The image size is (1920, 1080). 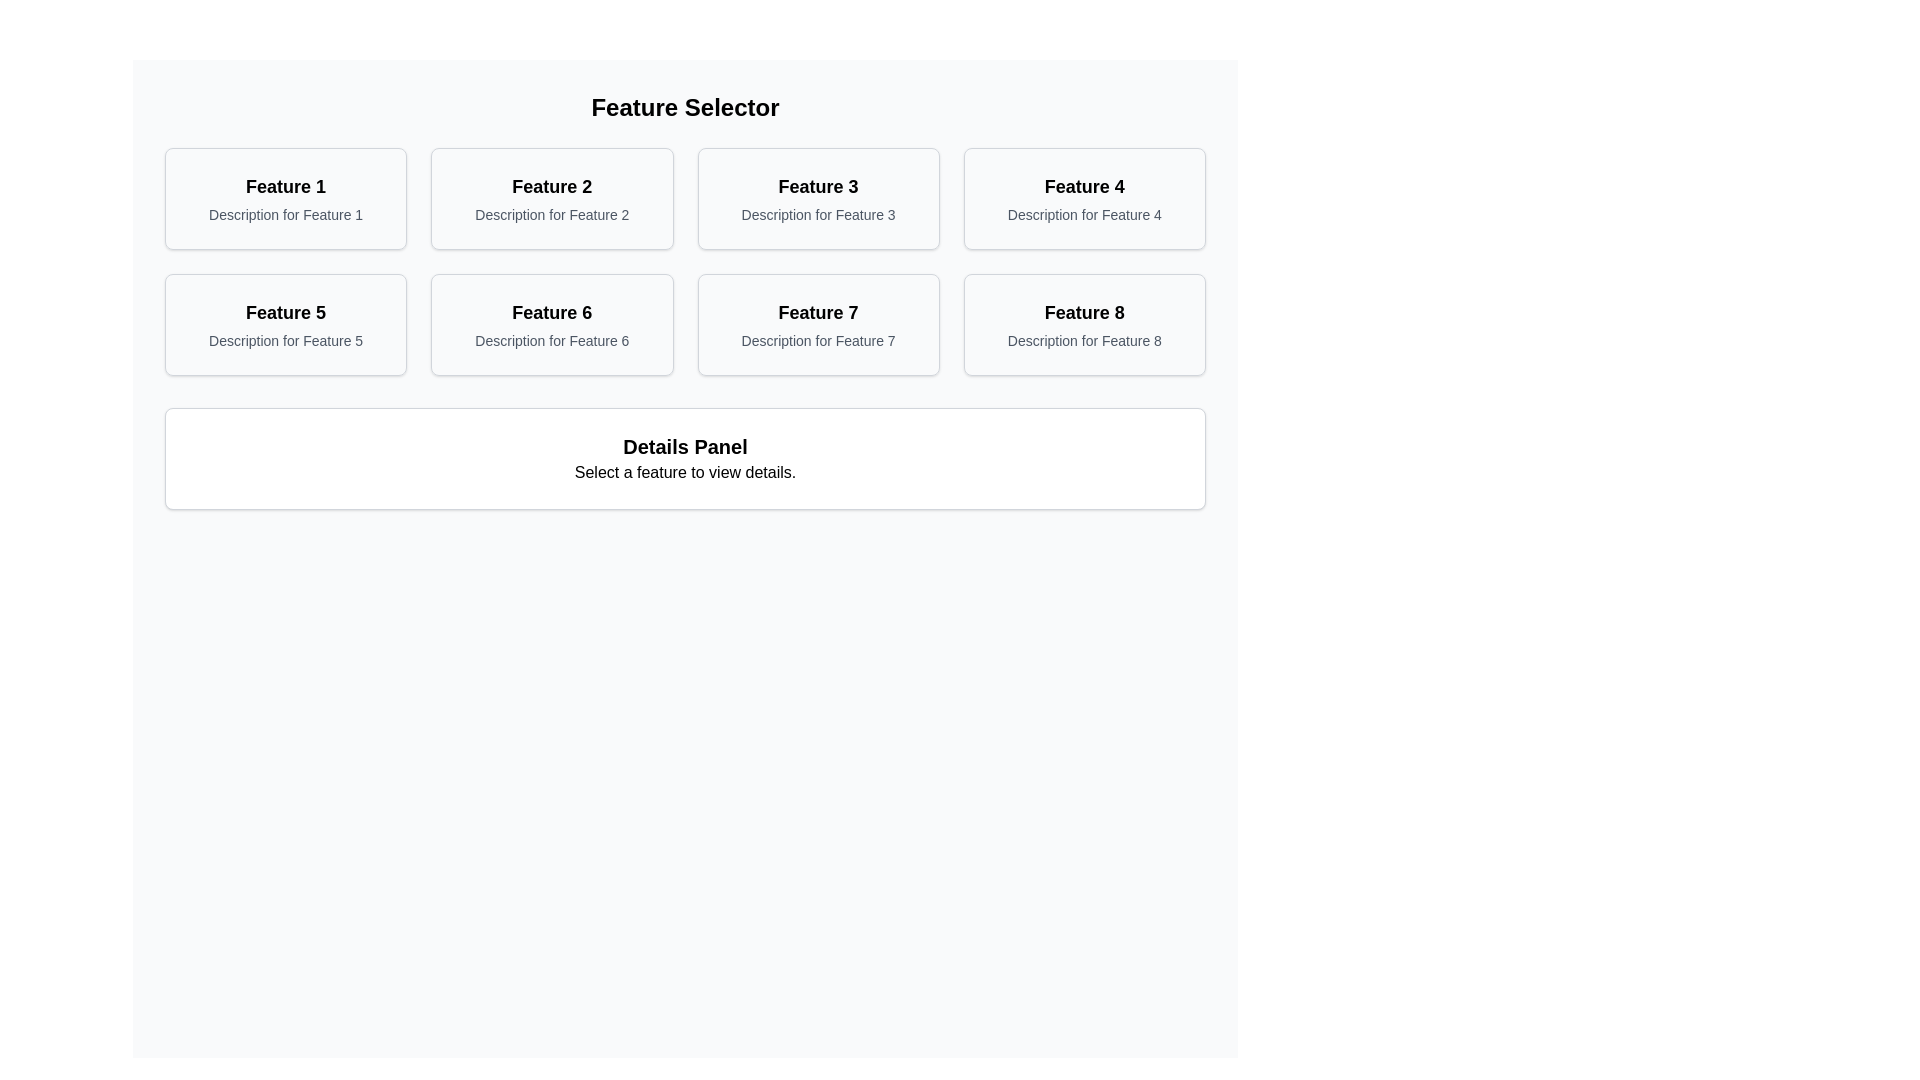 What do you see at coordinates (1083, 199) in the screenshot?
I see `the Feature Card for 'Feature 4' located in the upper-right corner of the grid` at bounding box center [1083, 199].